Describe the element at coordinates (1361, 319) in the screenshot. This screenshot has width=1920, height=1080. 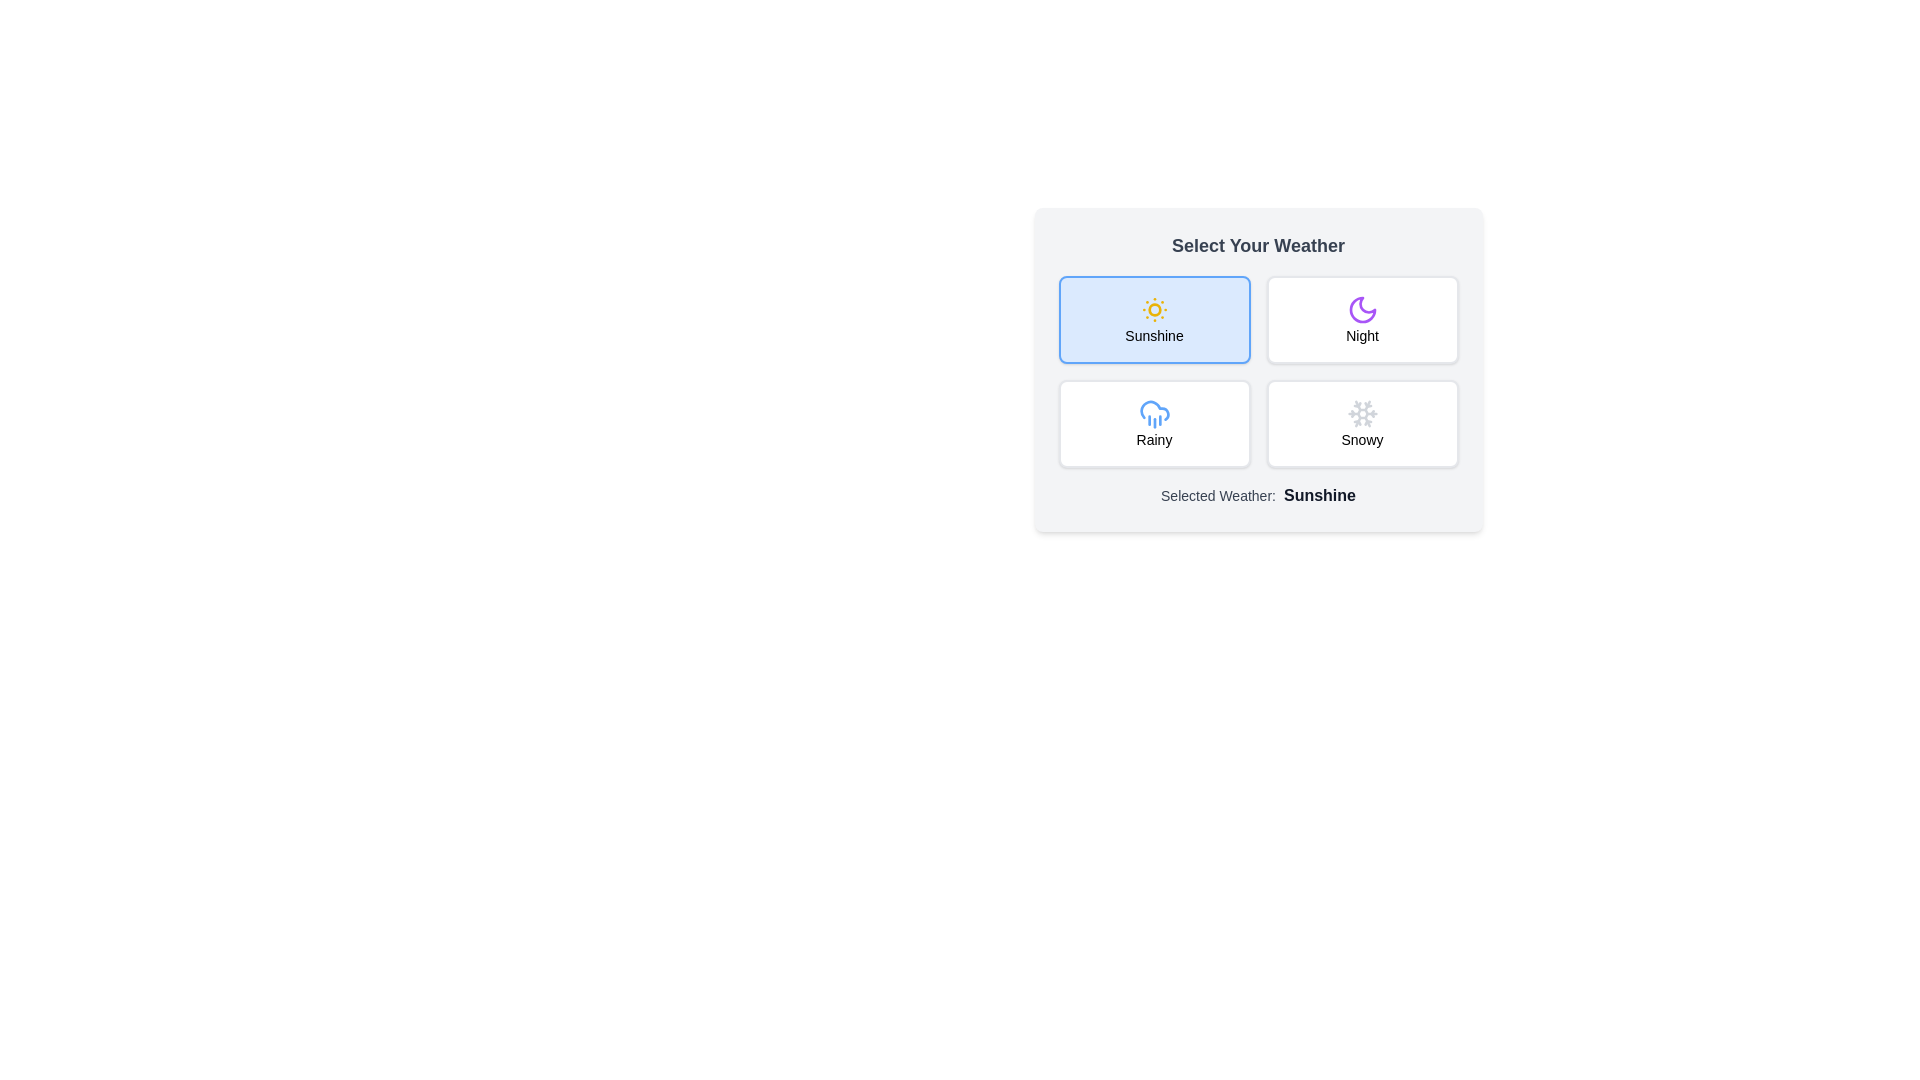
I see `the weather option Night by clicking its respective button` at that location.